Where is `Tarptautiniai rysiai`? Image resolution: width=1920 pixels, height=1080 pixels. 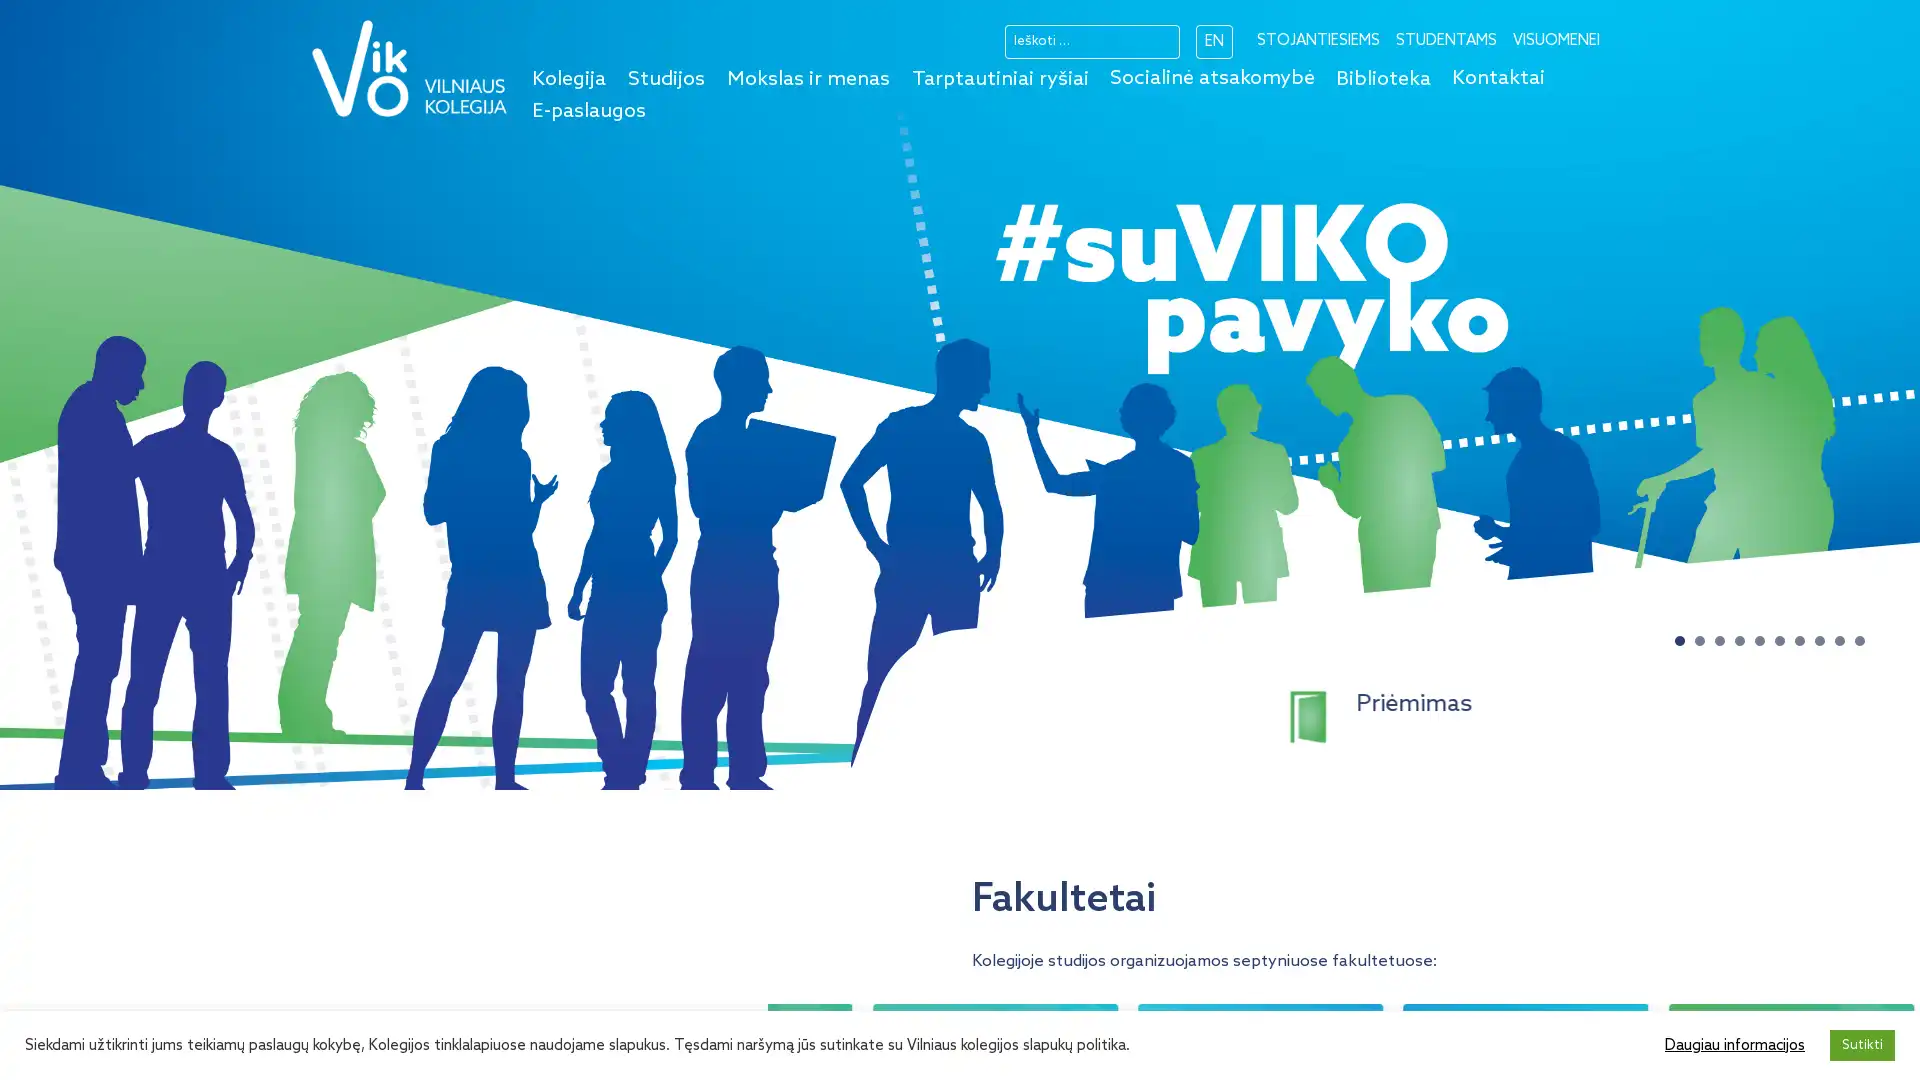
Tarptautiniai rysiai is located at coordinates (1000, 79).